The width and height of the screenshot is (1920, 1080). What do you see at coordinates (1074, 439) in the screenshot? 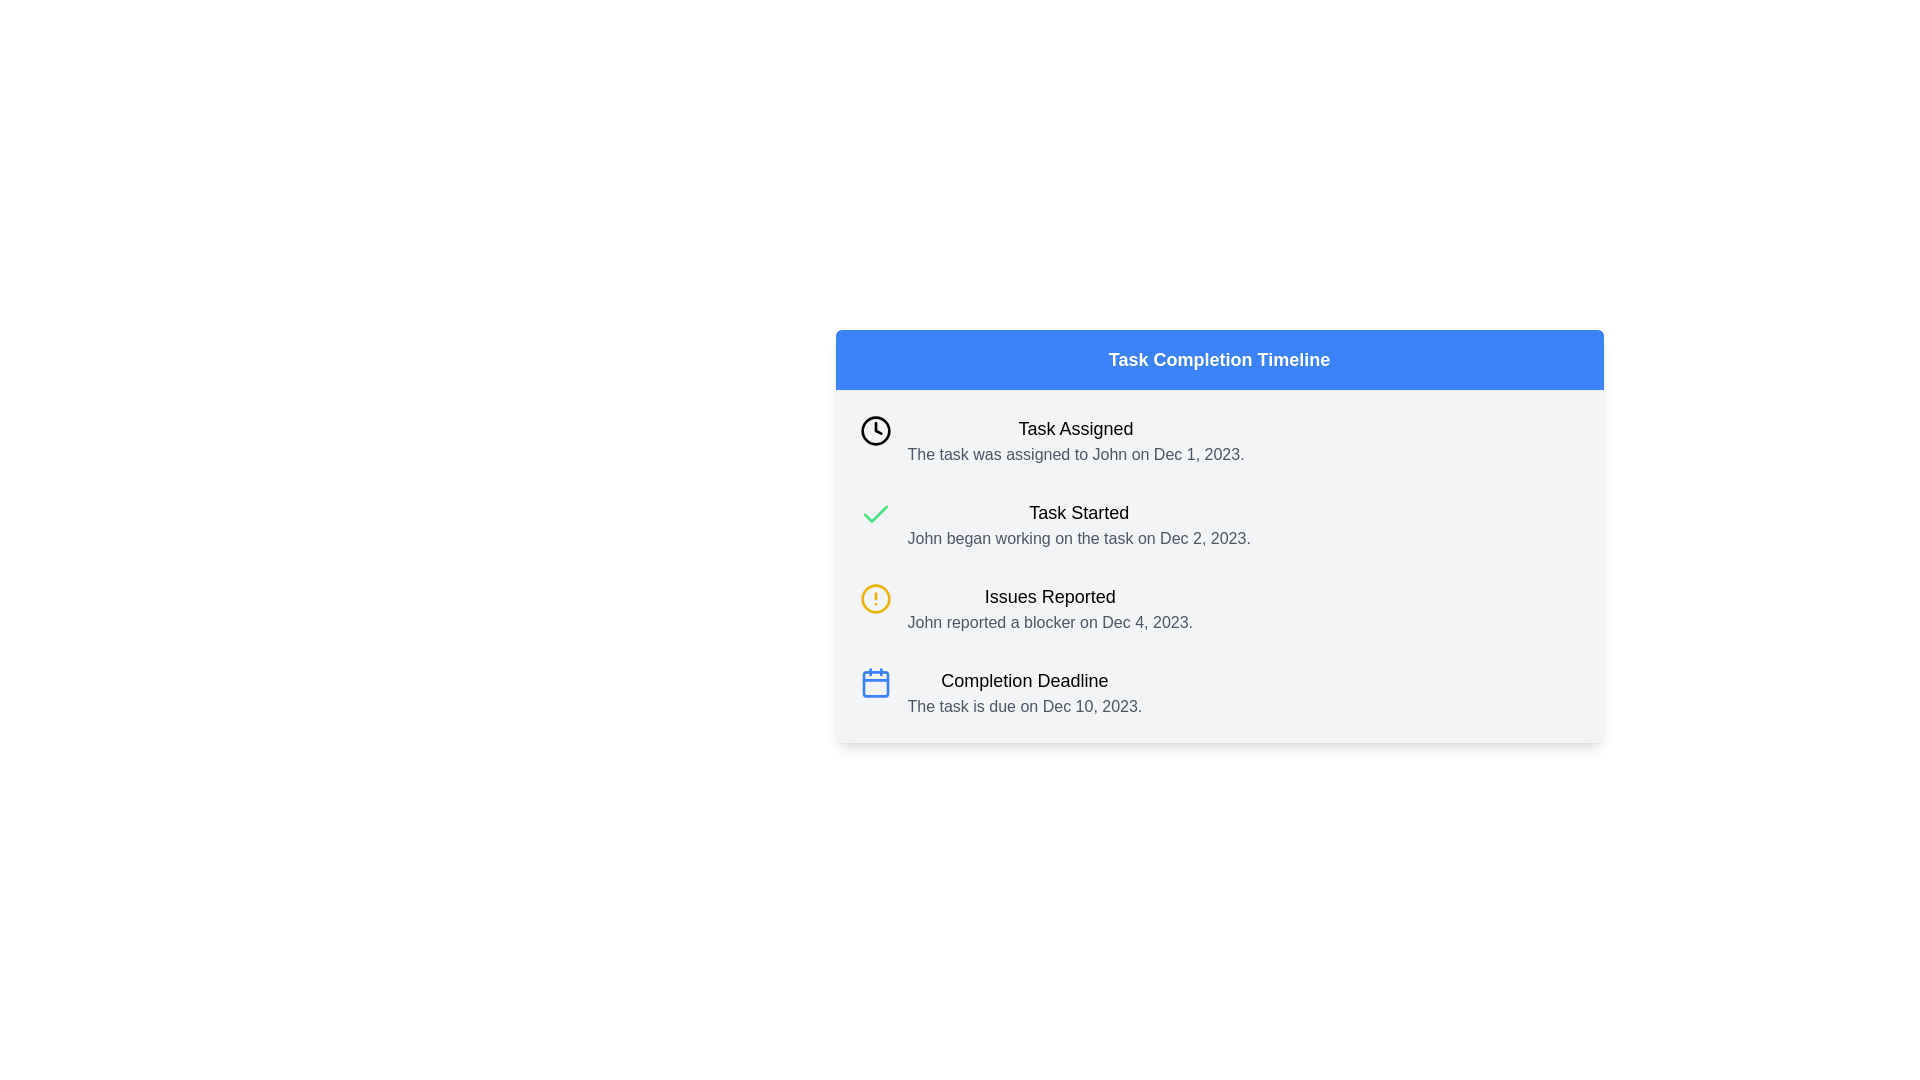
I see `the Text Display element that communicates the assignment of a task to 'John' on Dec 1, 2023, for timeline interaction` at bounding box center [1074, 439].